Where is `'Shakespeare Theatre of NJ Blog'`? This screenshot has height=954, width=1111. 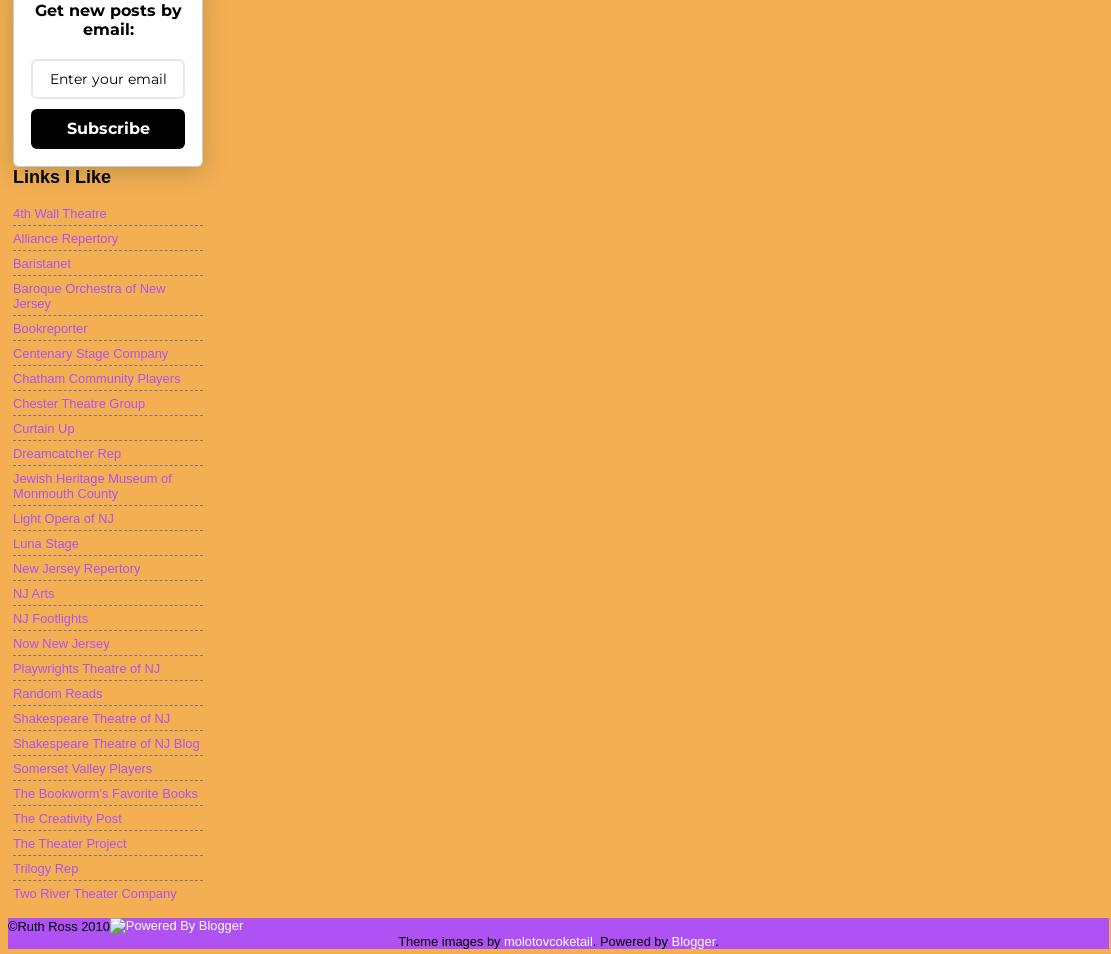
'Shakespeare Theatre of NJ Blog' is located at coordinates (104, 742).